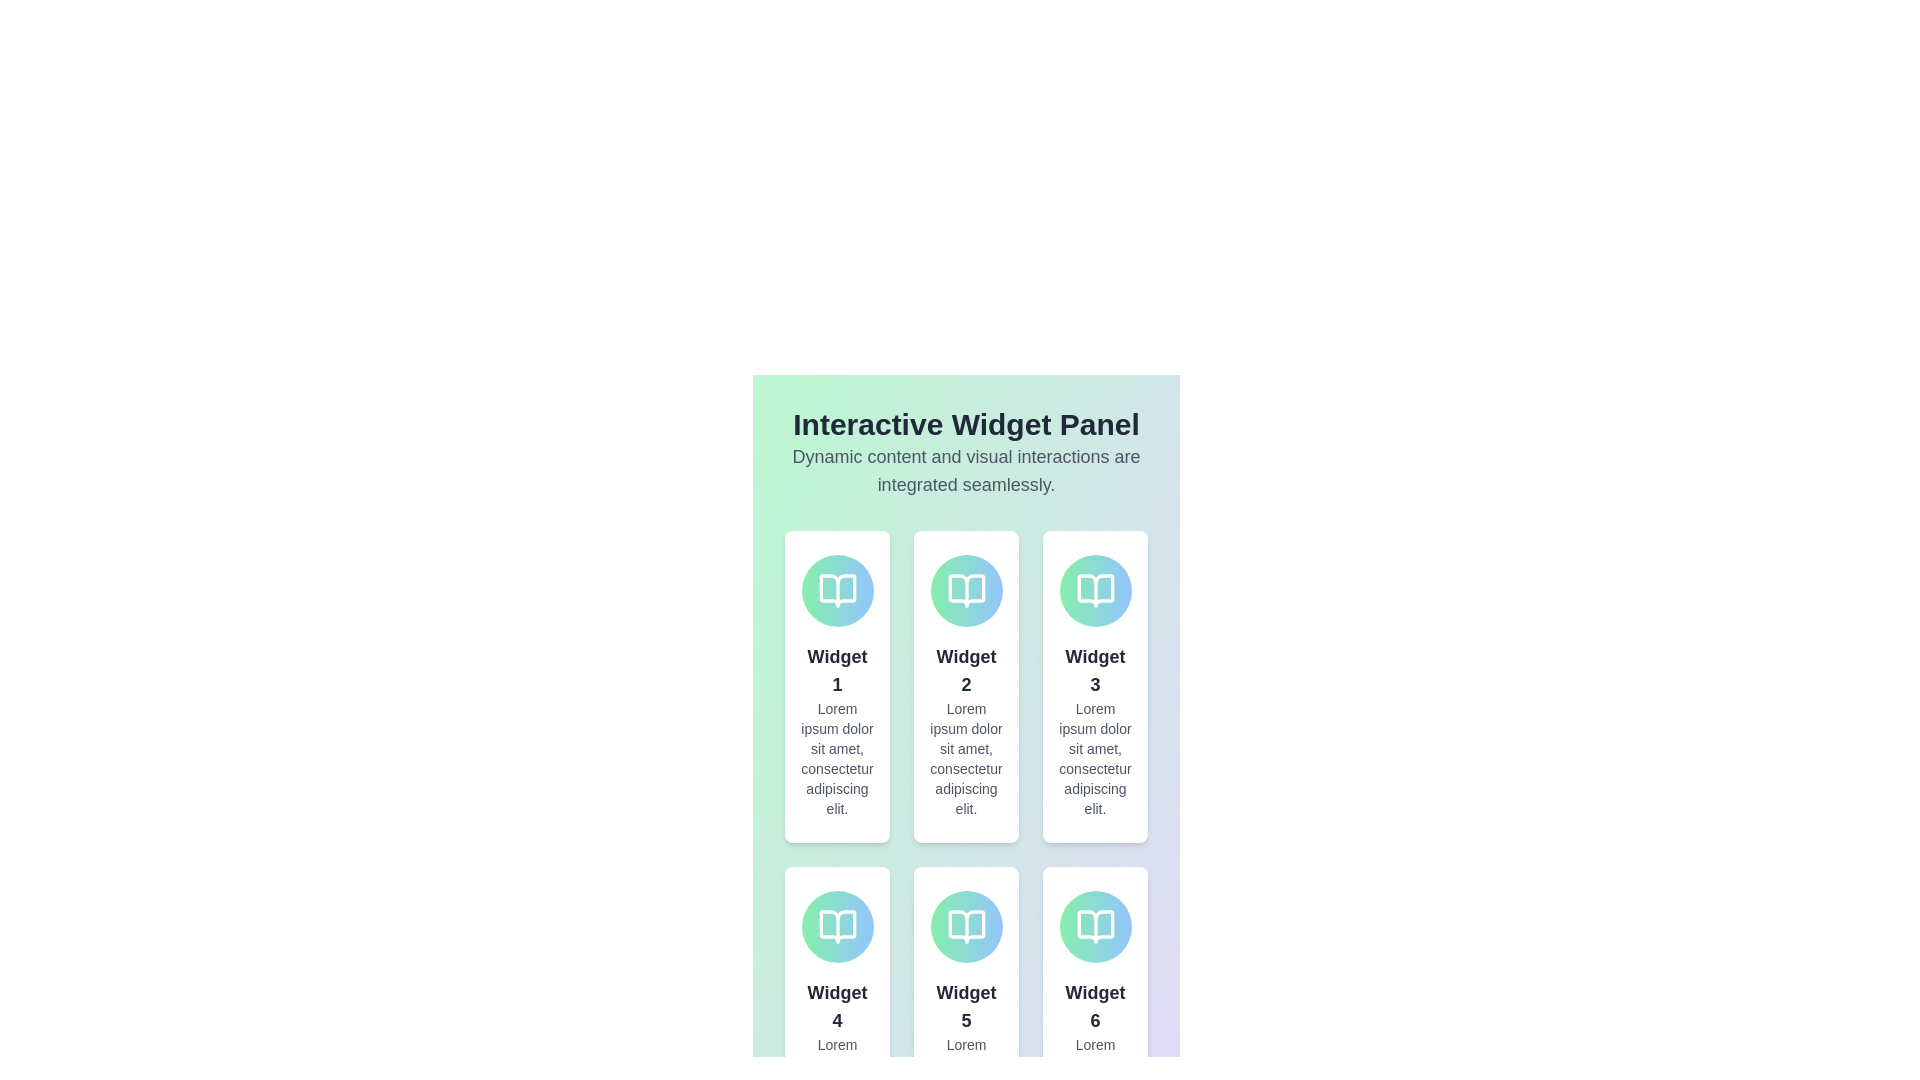 This screenshot has height=1080, width=1920. Describe the element at coordinates (966, 470) in the screenshot. I see `the Text label that contains the message 'Dynamic content and visual interactions are integrated seamlessly', which is positioned directly below the heading 'Interactive Widget Panel'` at that location.